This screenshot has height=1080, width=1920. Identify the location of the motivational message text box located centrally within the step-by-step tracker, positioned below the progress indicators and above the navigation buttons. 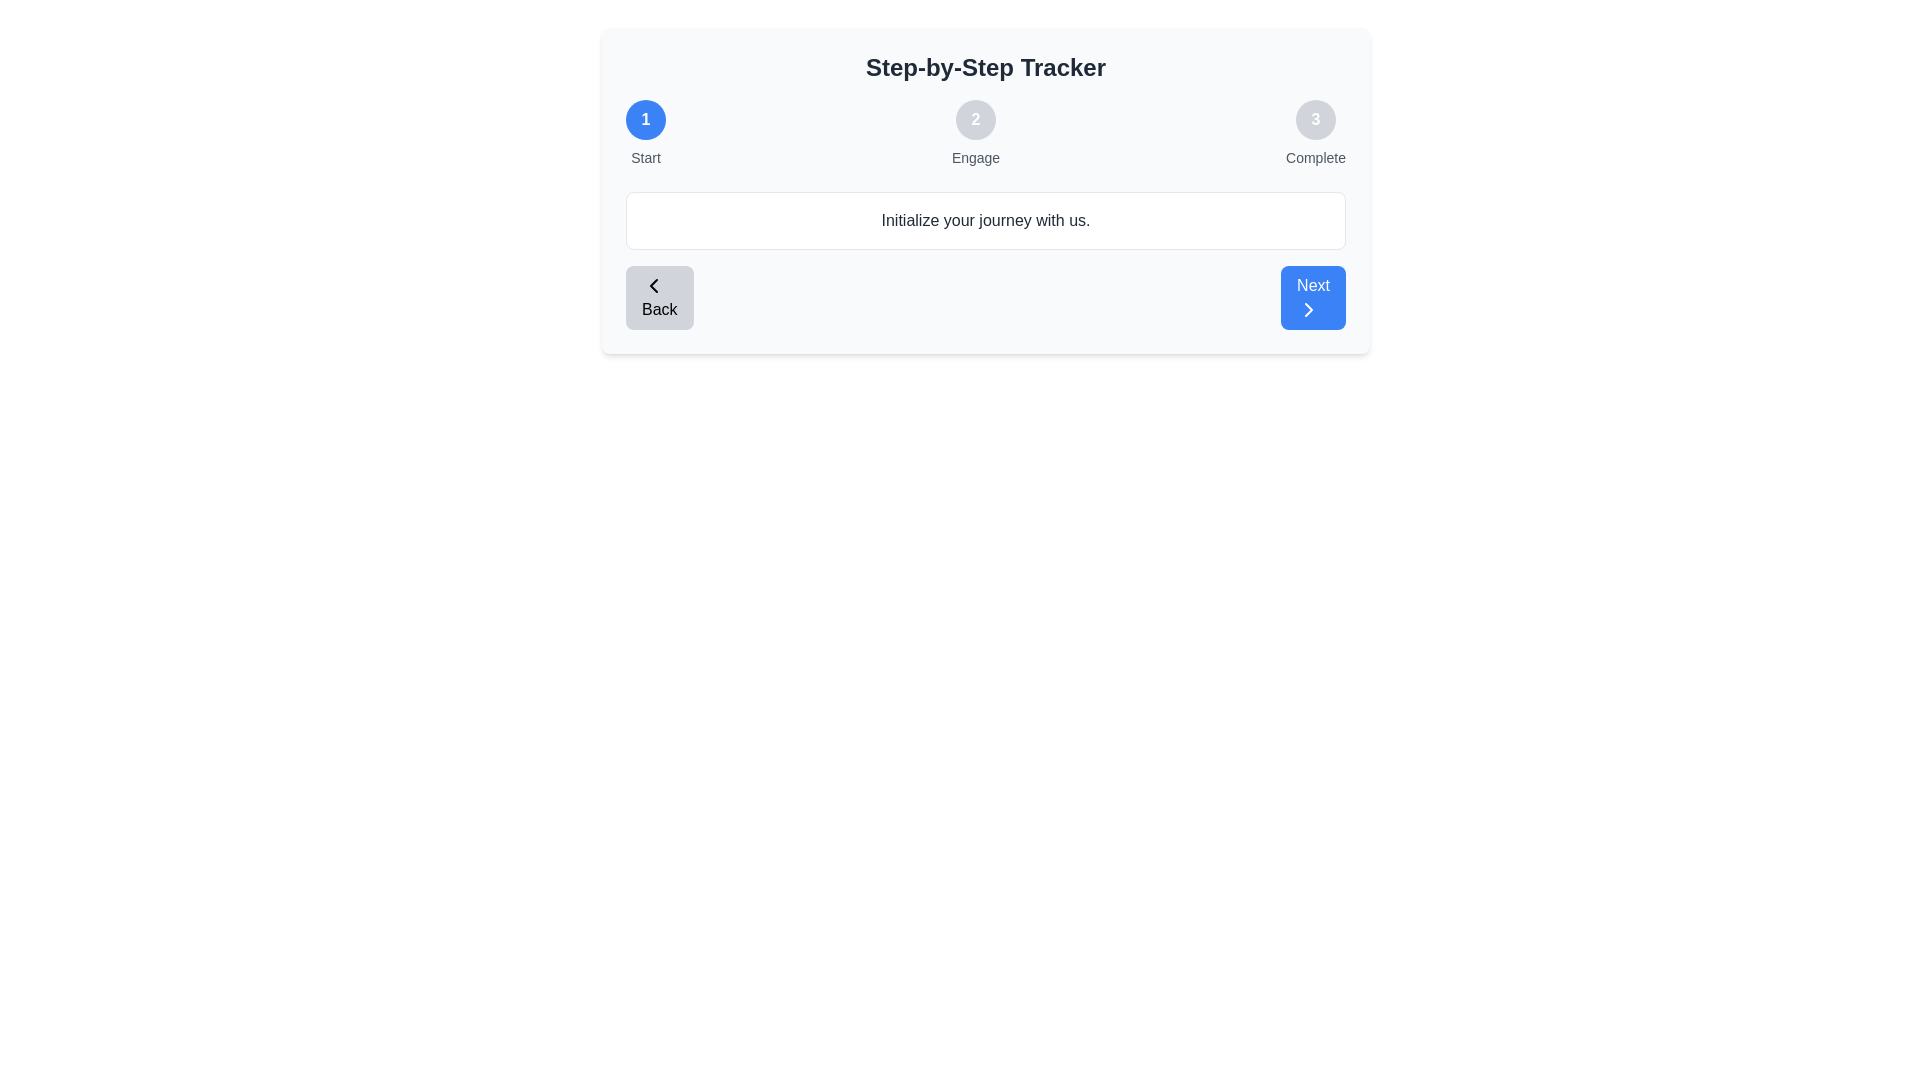
(985, 220).